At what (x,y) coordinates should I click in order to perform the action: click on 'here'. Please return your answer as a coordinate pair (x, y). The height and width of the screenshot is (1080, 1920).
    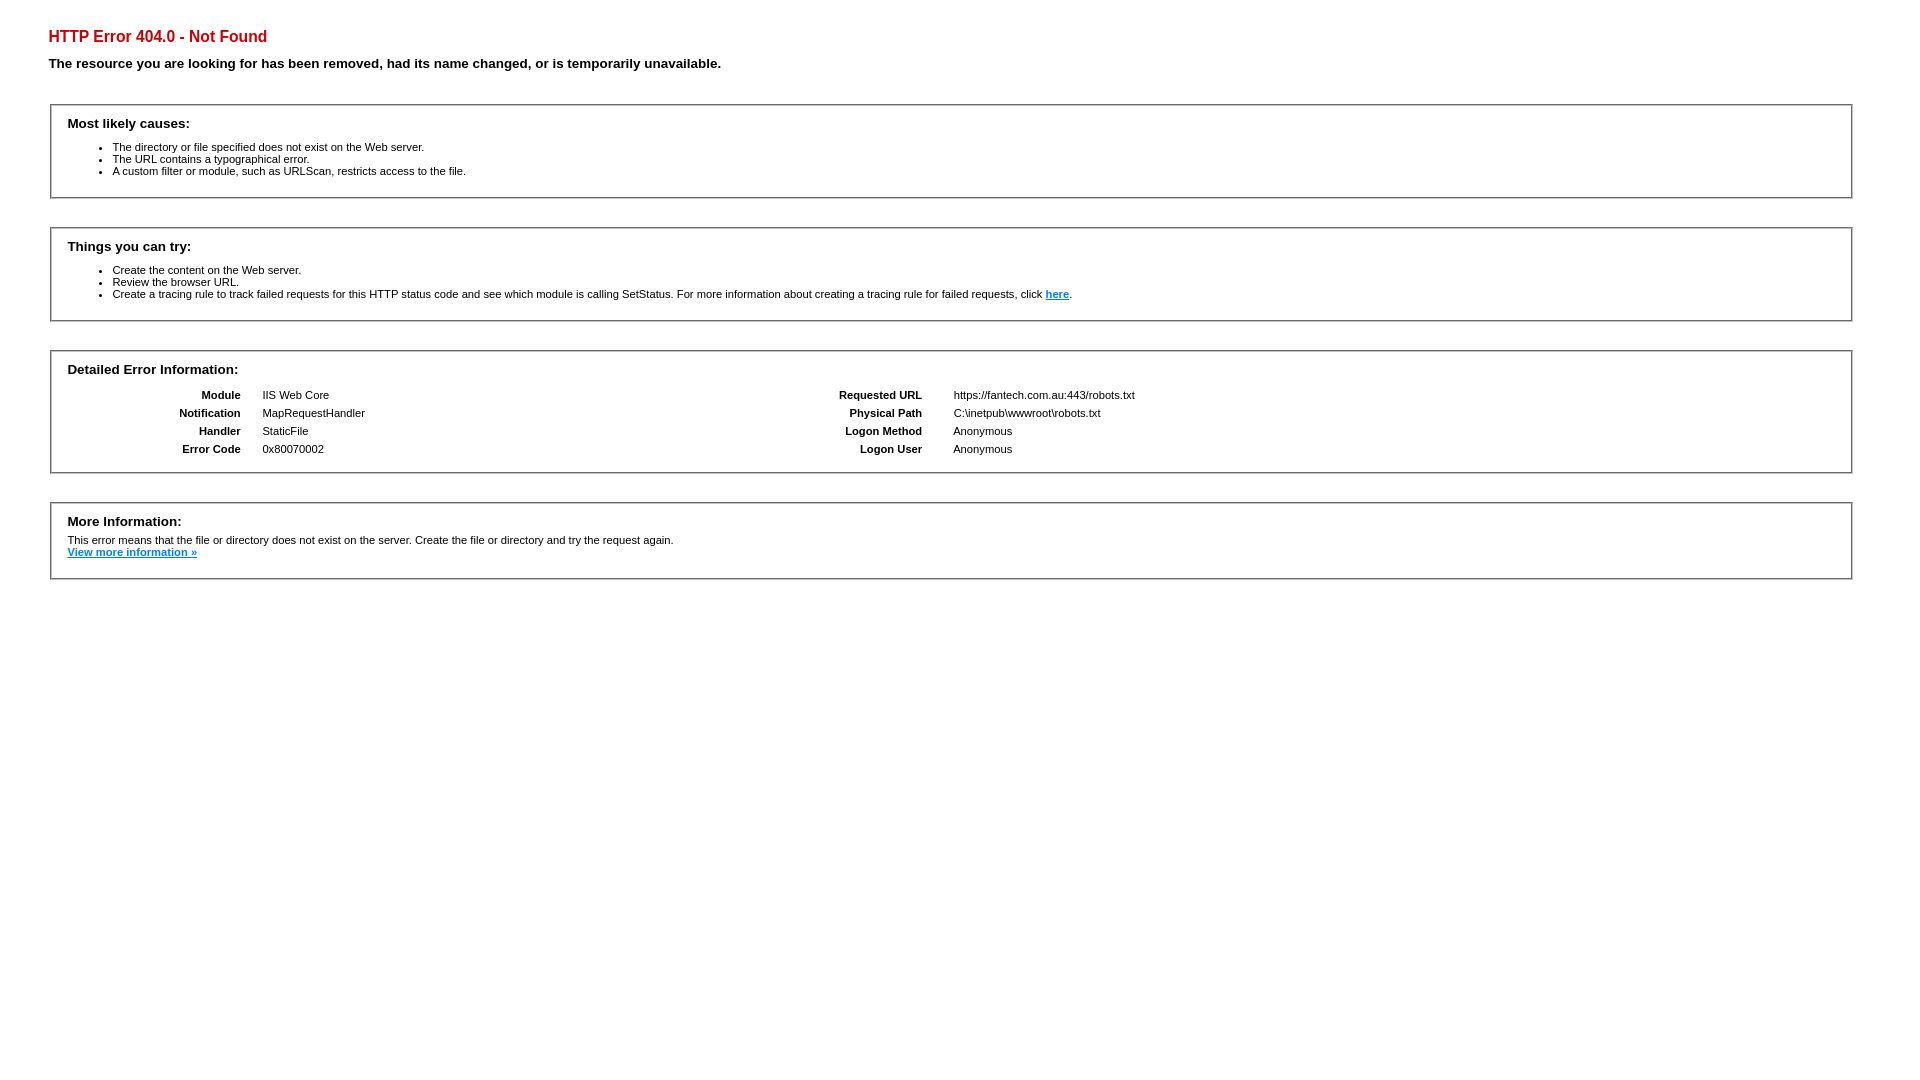
    Looking at the image, I should click on (1056, 293).